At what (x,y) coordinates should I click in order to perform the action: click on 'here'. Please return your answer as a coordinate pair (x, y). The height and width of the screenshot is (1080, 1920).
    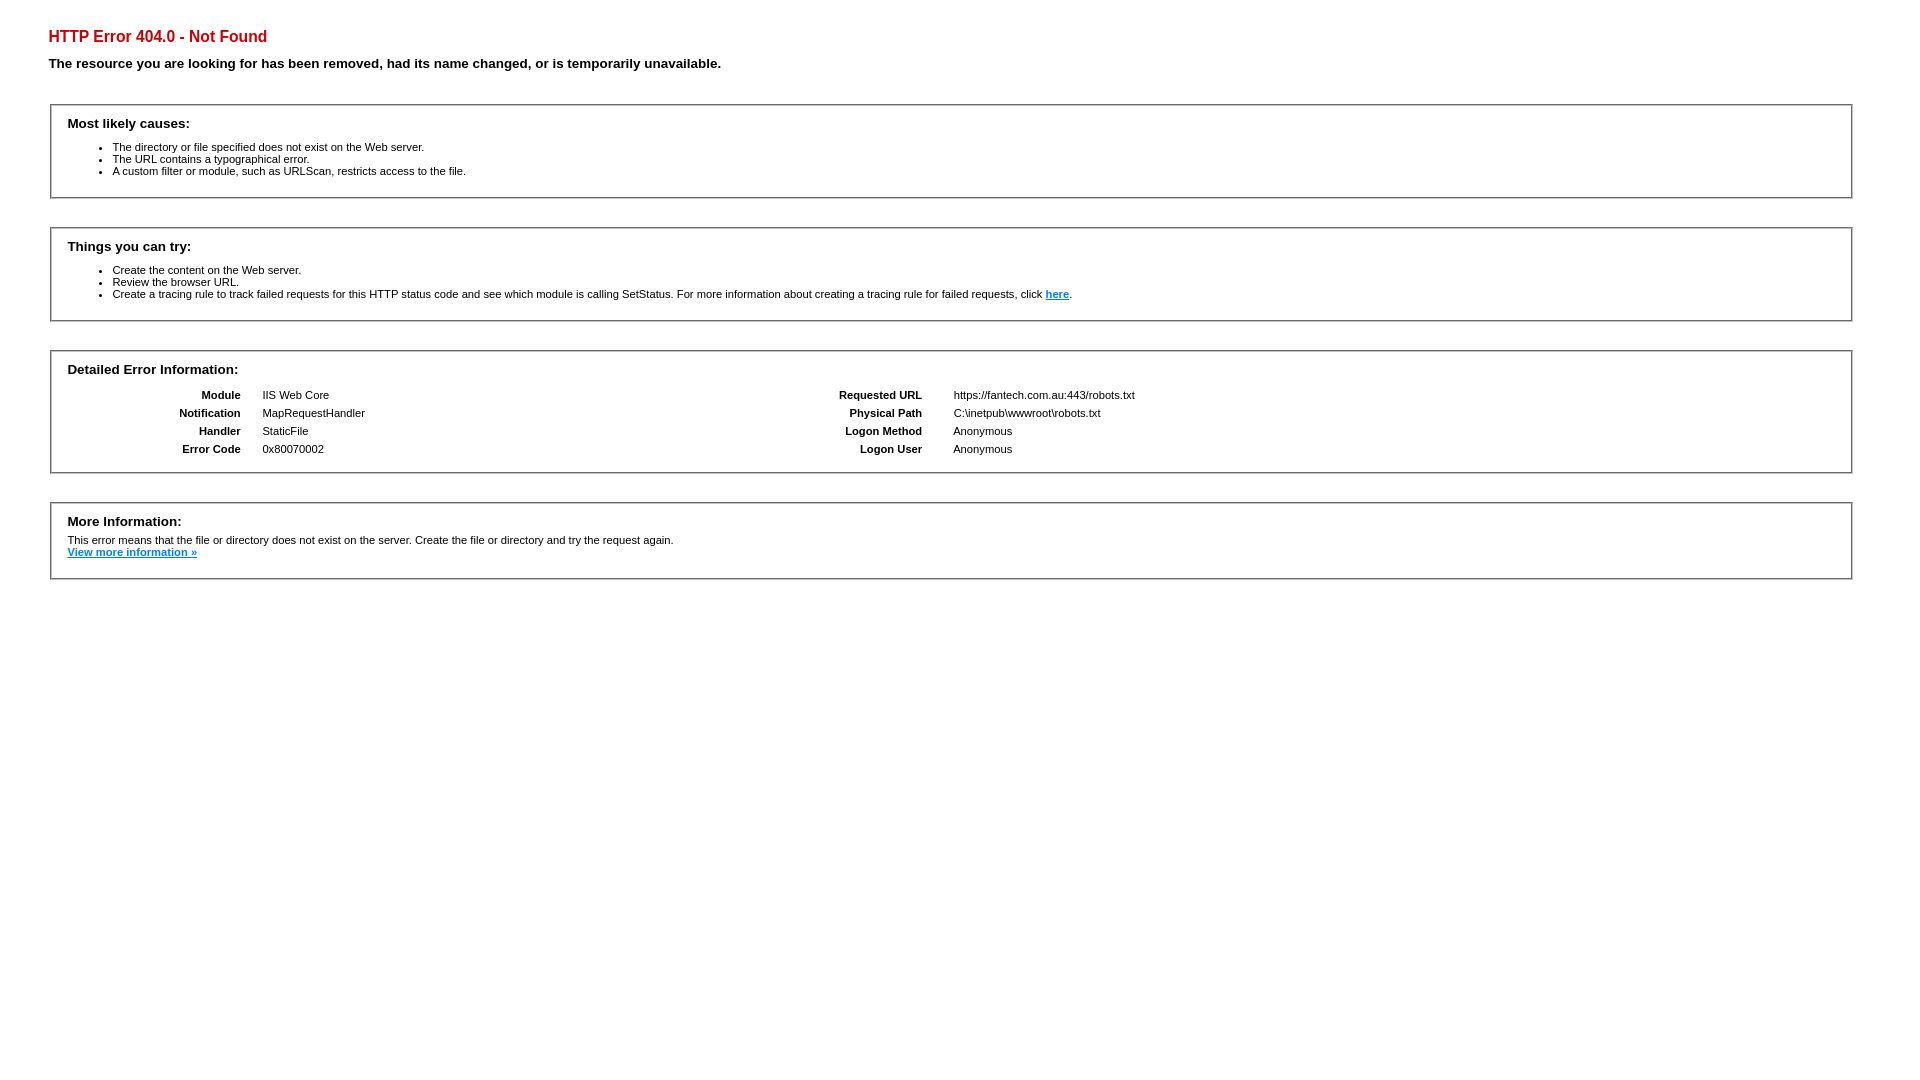
    Looking at the image, I should click on (1056, 293).